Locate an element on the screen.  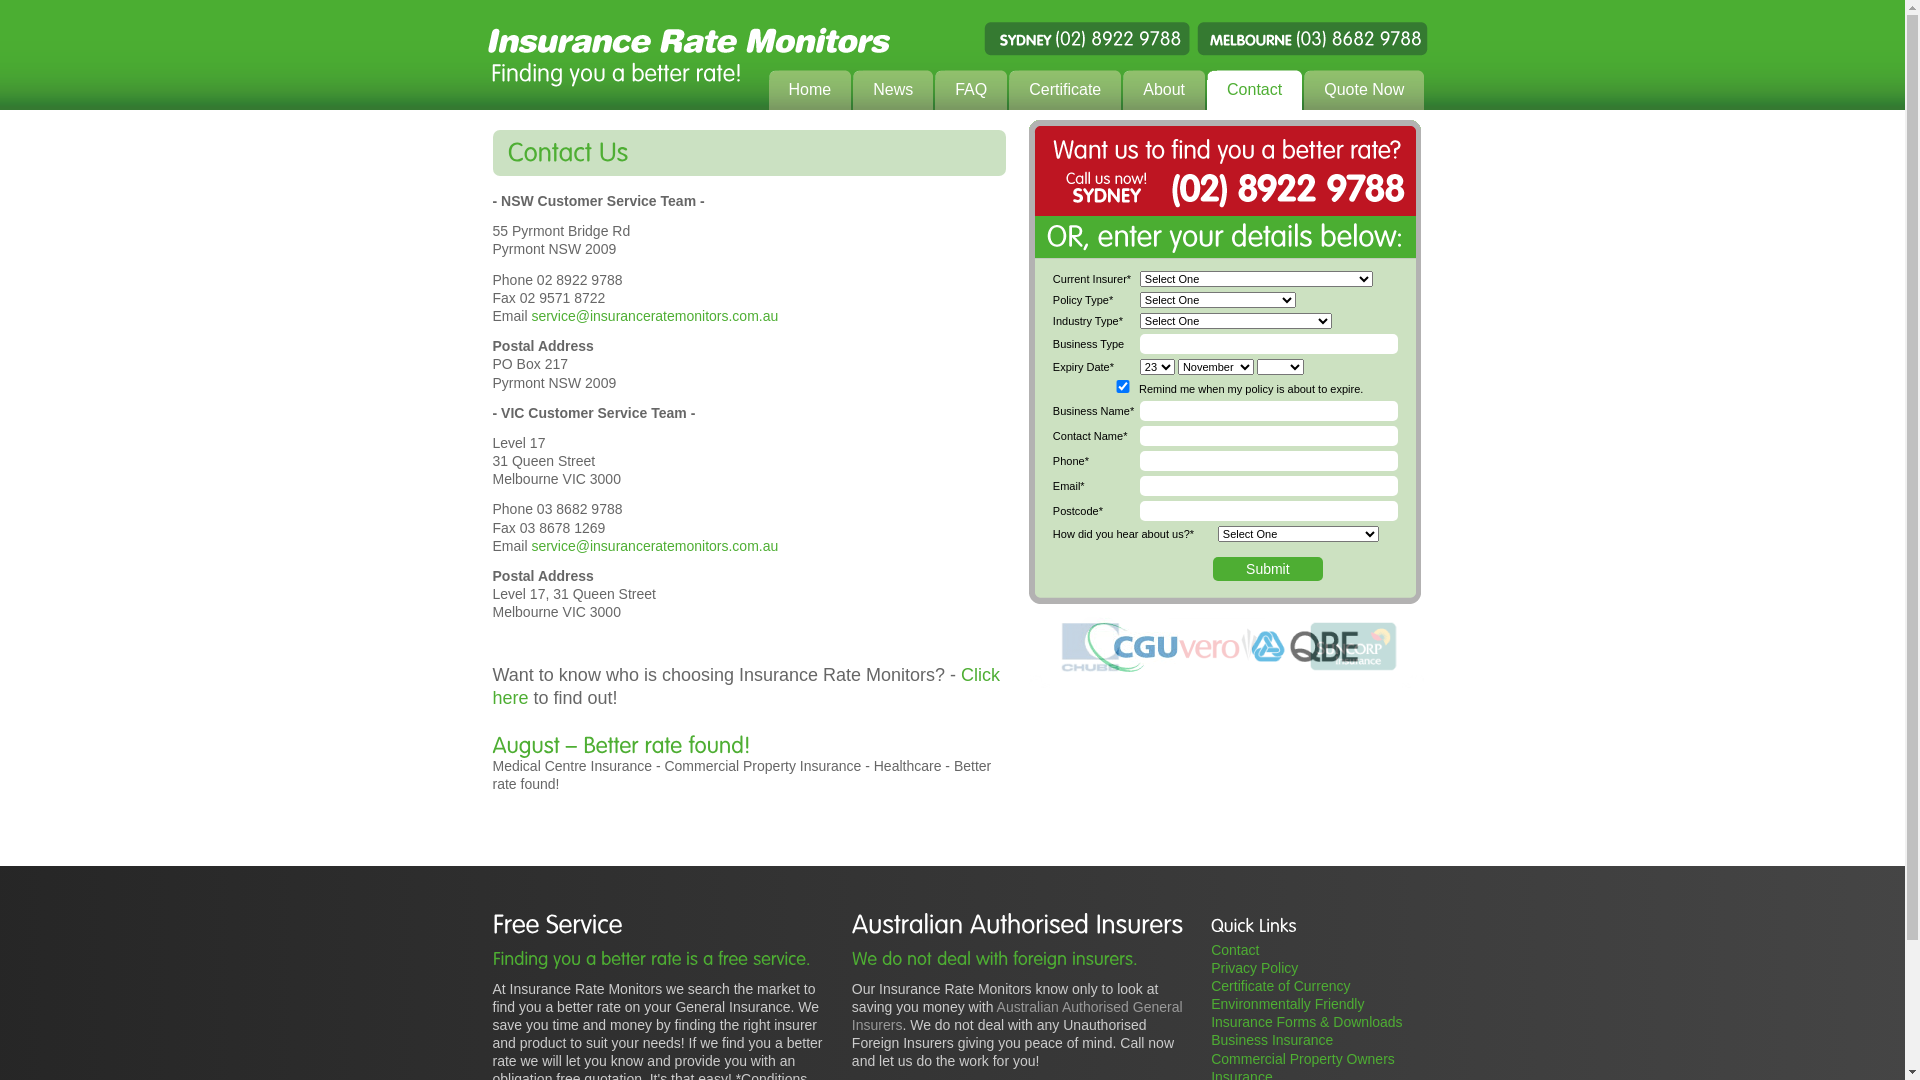
'Privacy Policy' is located at coordinates (1253, 967).